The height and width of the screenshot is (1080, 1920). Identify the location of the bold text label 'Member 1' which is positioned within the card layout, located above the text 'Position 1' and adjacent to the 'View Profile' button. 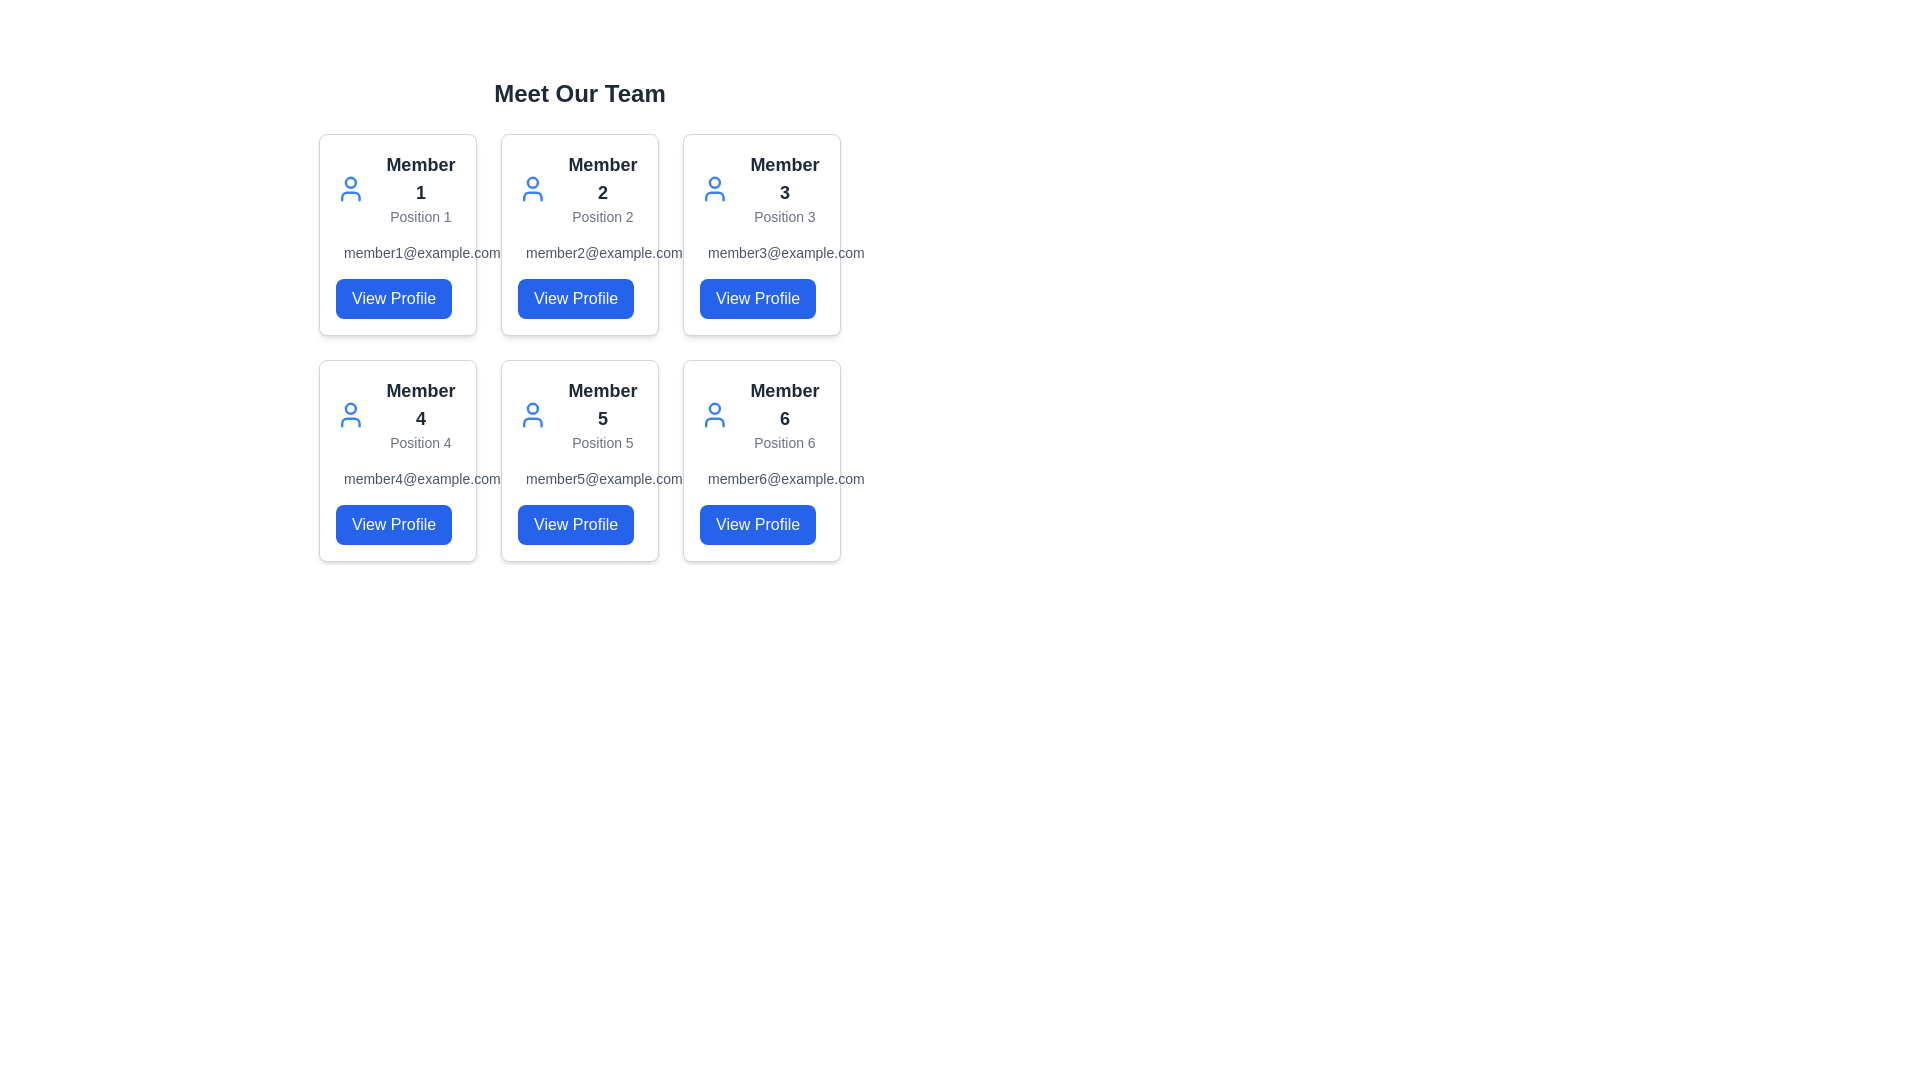
(419, 177).